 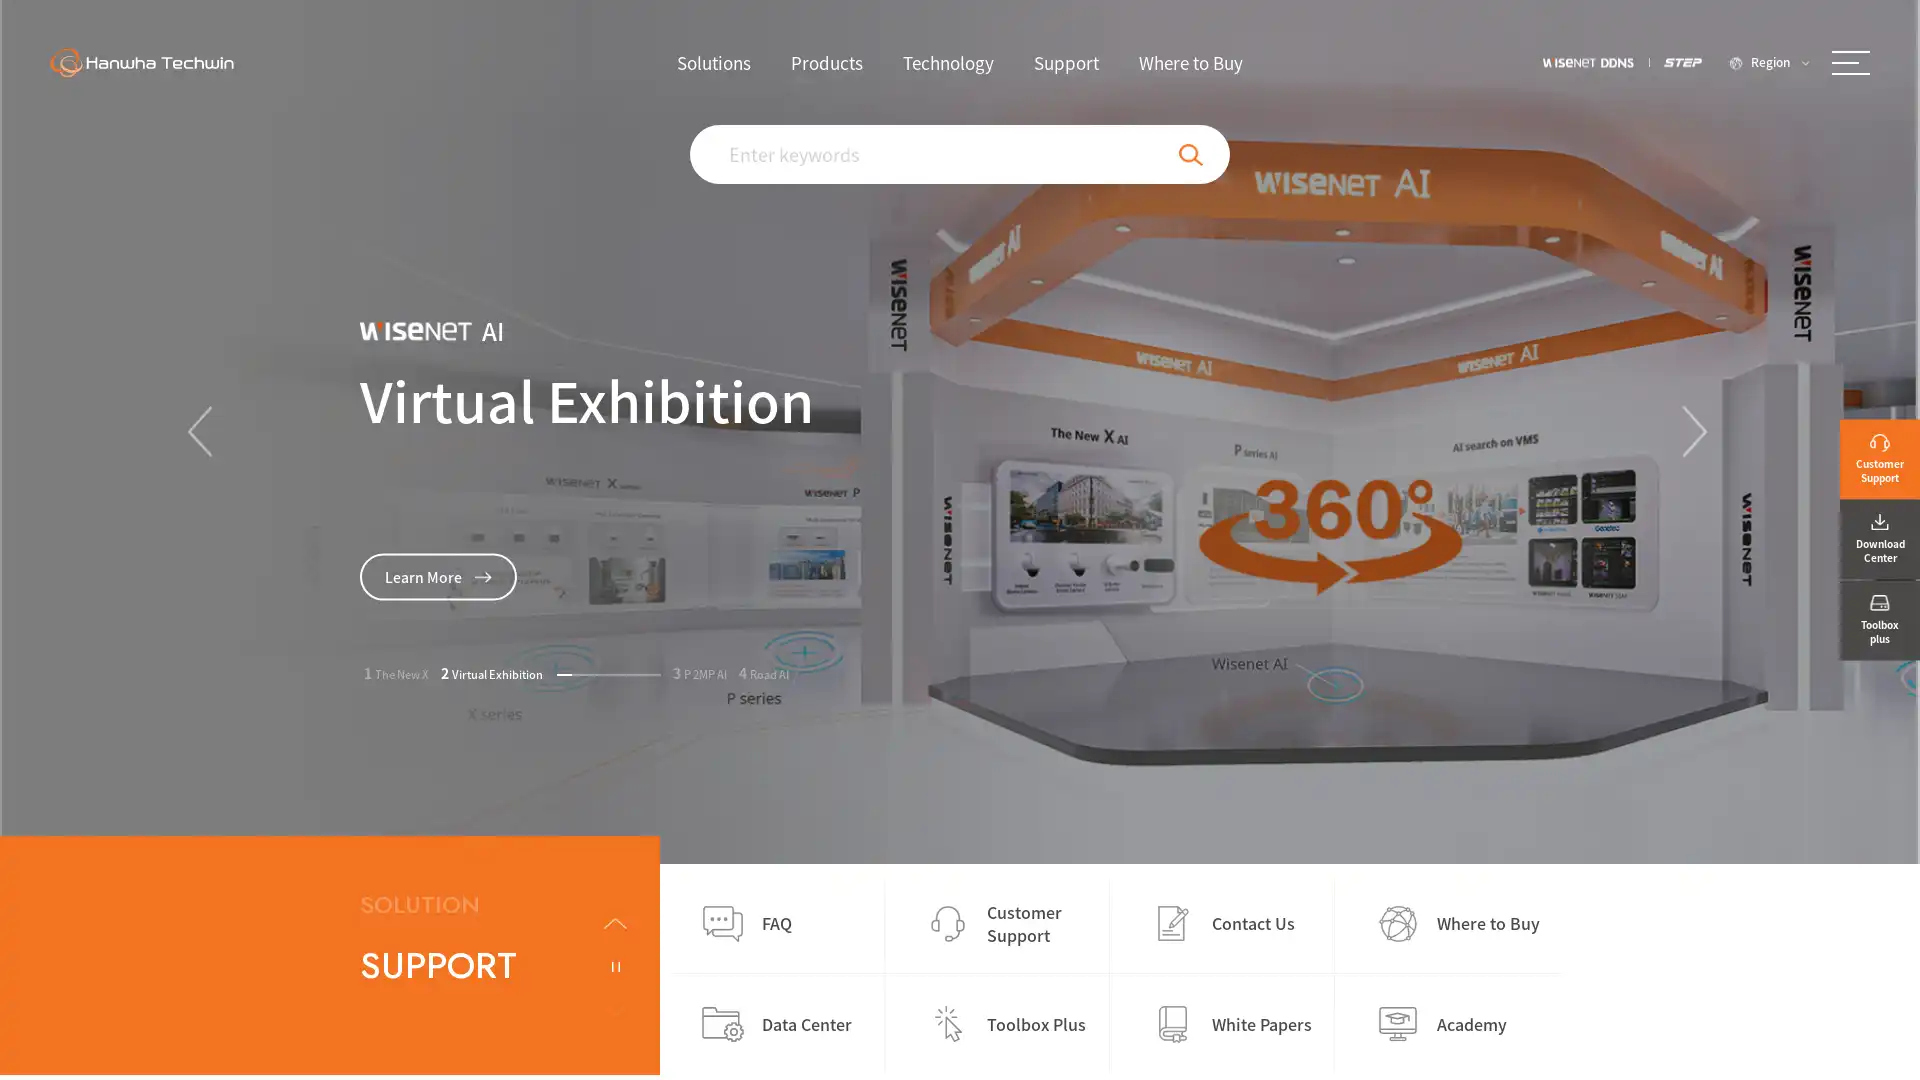 I want to click on Go to slide 4, so click(x=762, y=674).